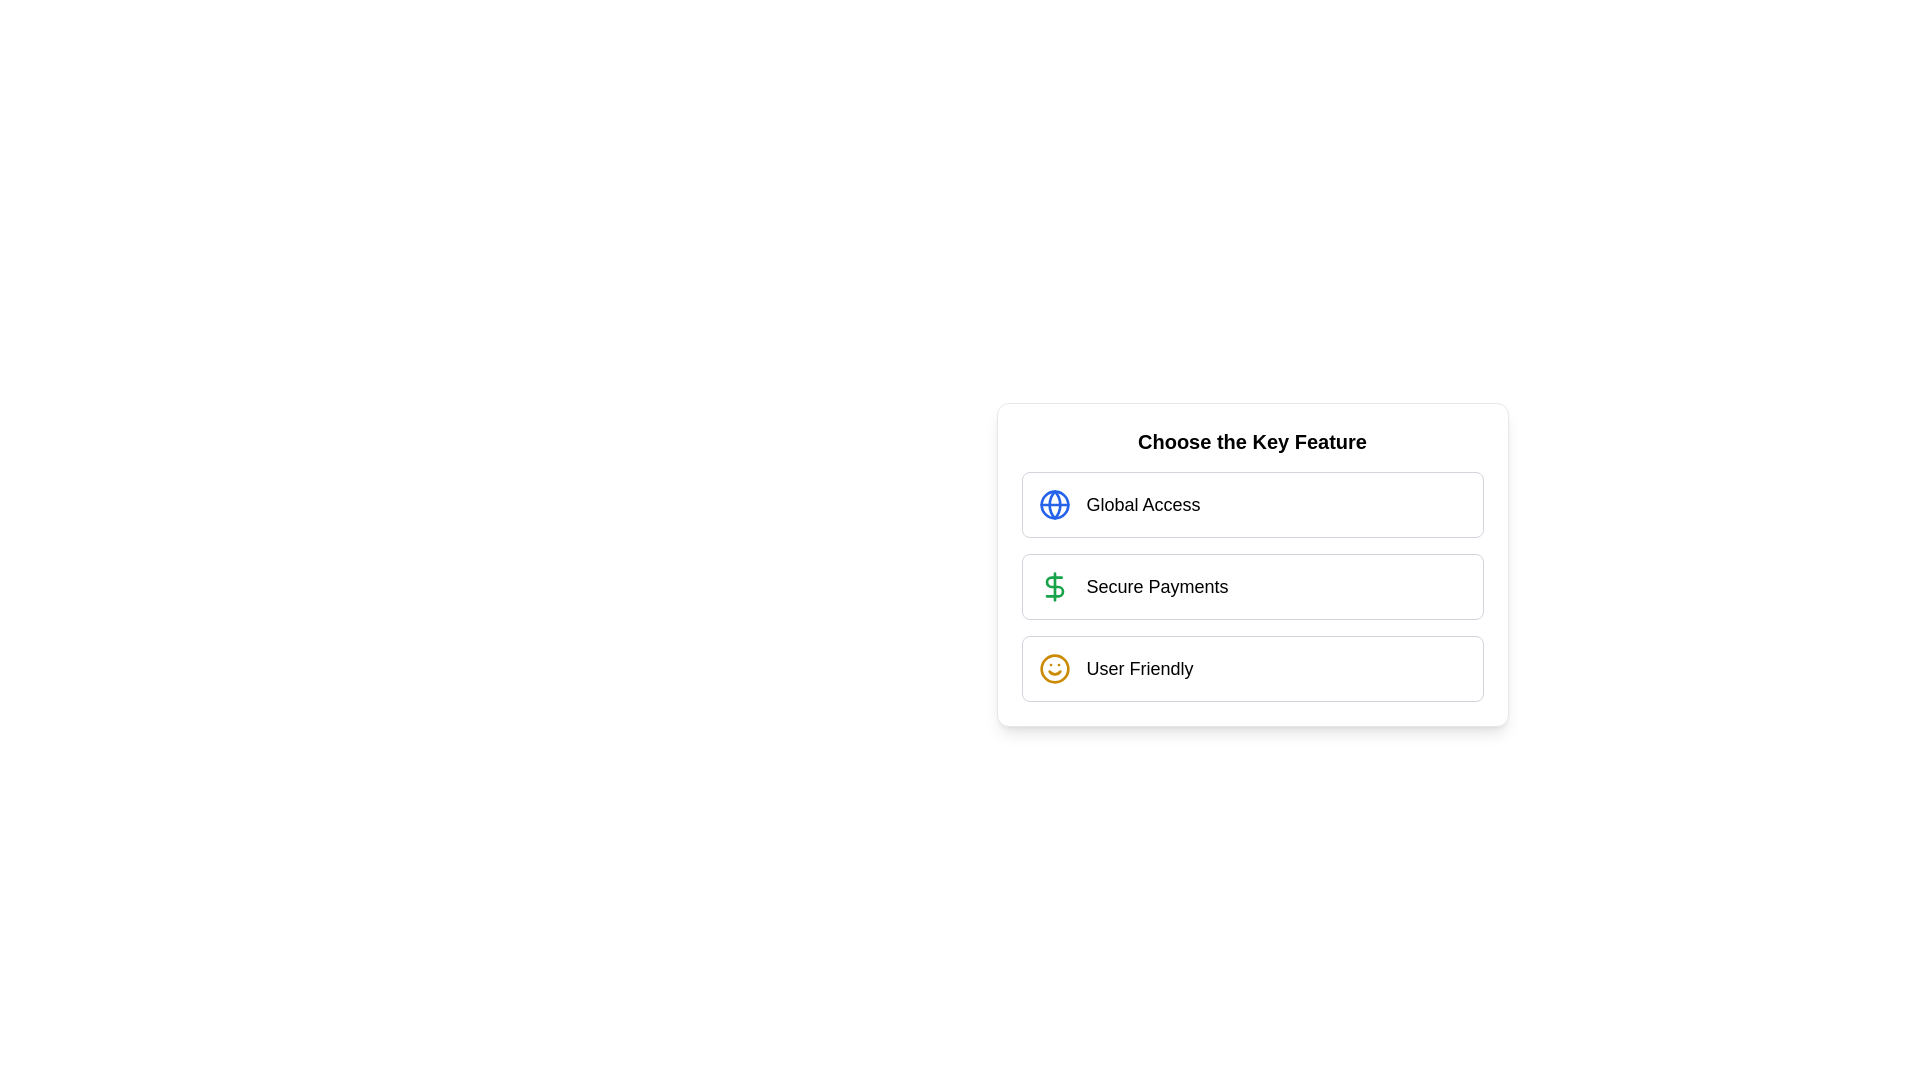 Image resolution: width=1920 pixels, height=1080 pixels. Describe the element at coordinates (1251, 564) in the screenshot. I see `the 'Secure Payments' selectable button, which is the second option in a vertically stacked group of buttons, located between 'Global Access' and 'User Friendly'` at that location.